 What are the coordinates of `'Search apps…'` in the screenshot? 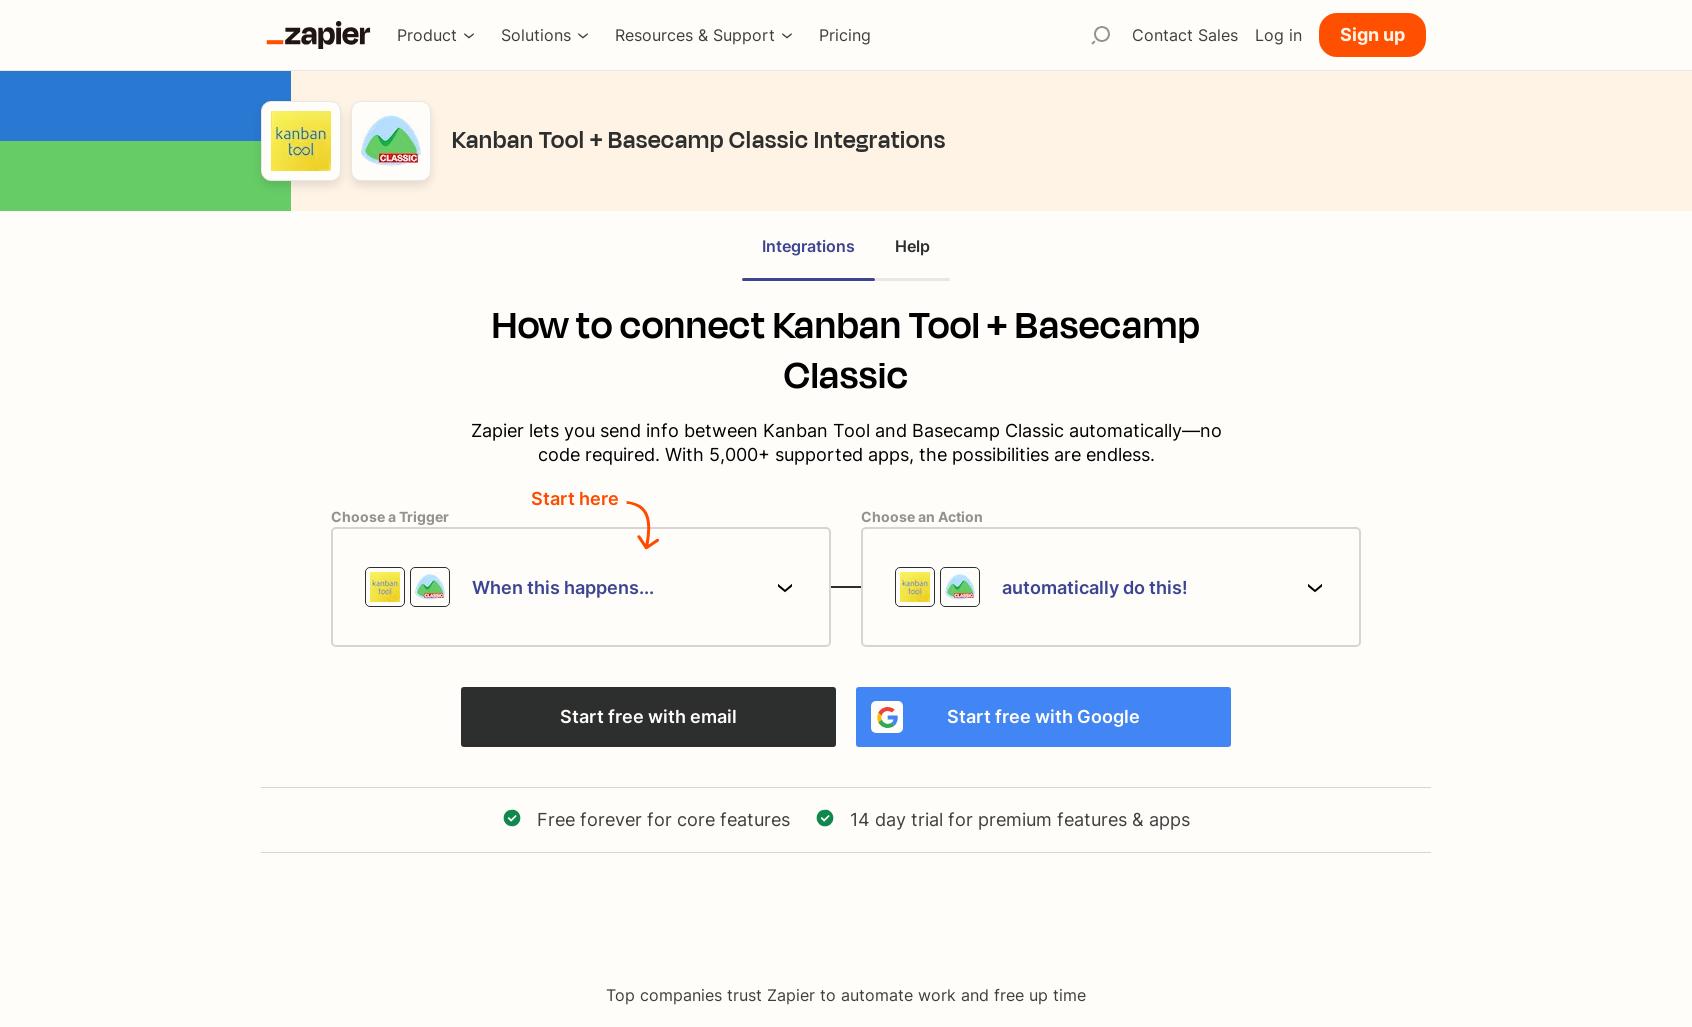 It's located at (1100, 73).